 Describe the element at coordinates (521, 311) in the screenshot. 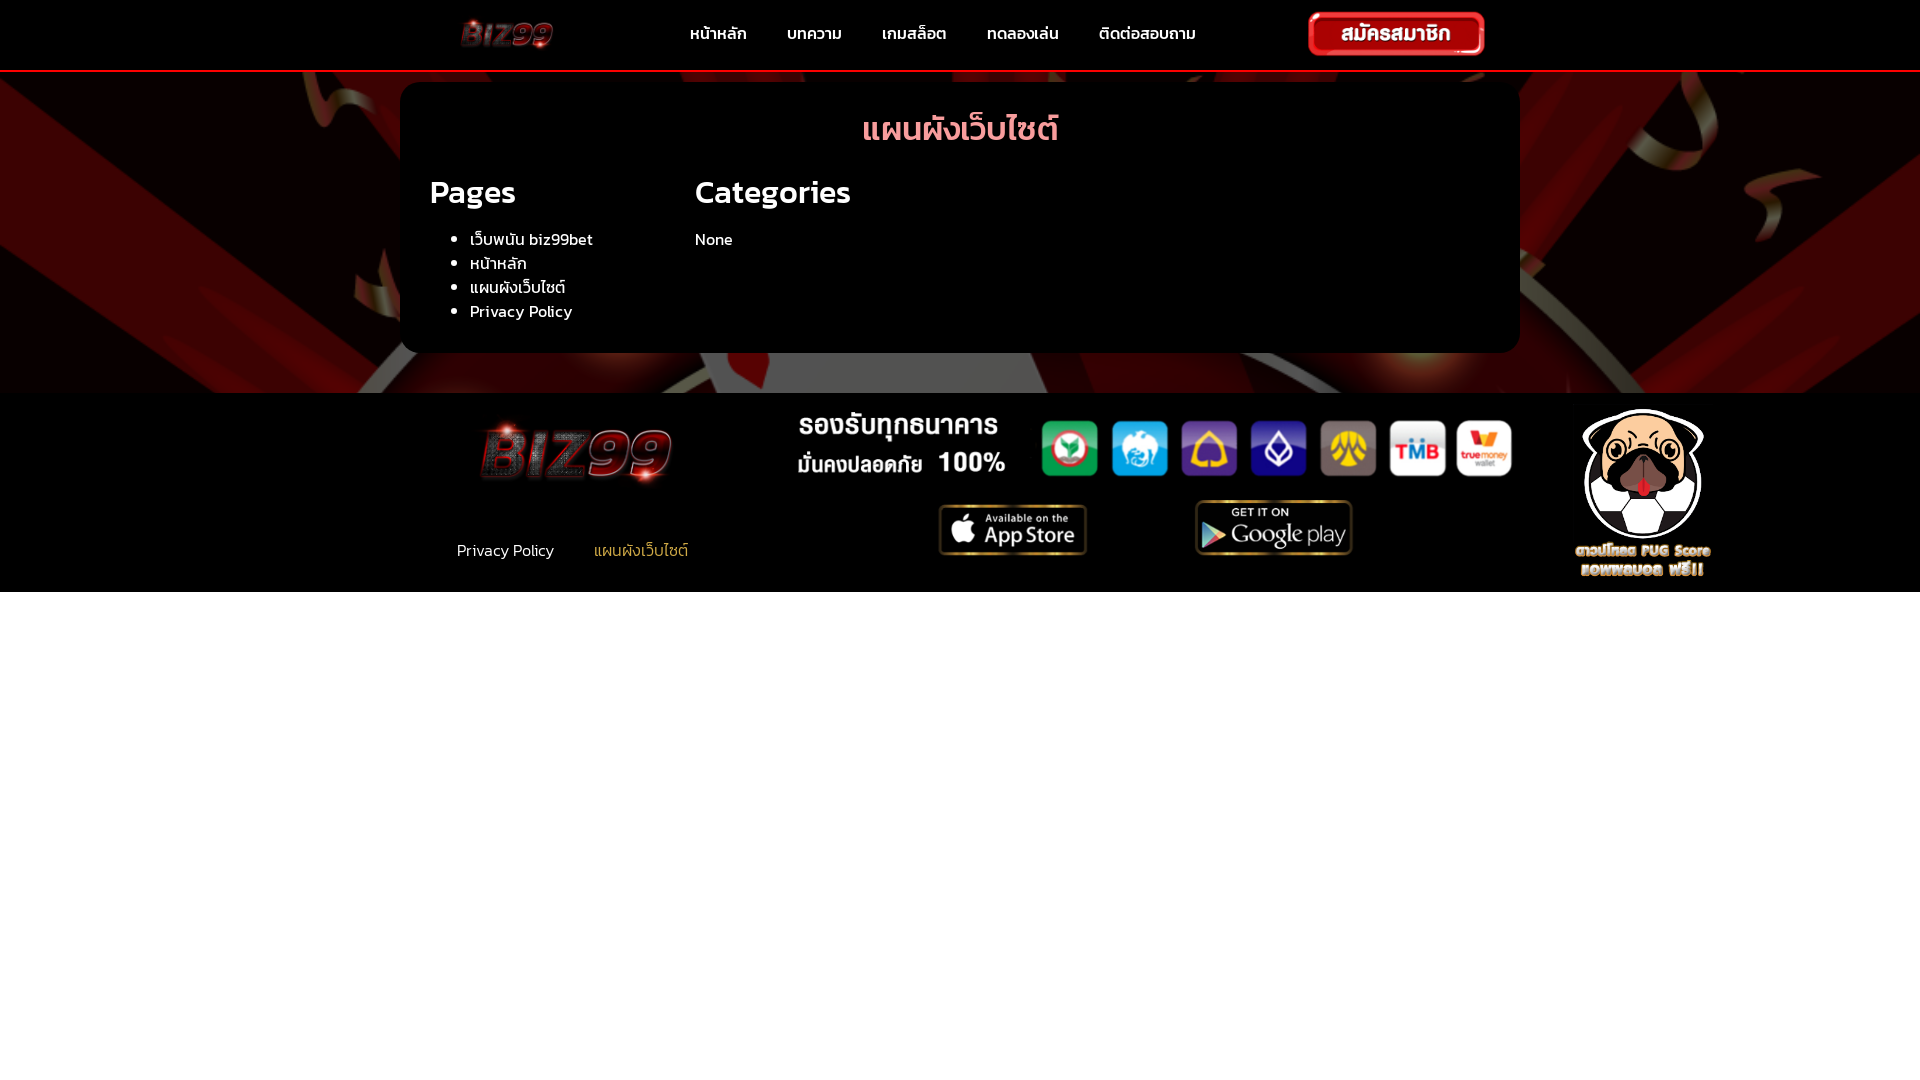

I see `'Privacy Policy'` at that location.